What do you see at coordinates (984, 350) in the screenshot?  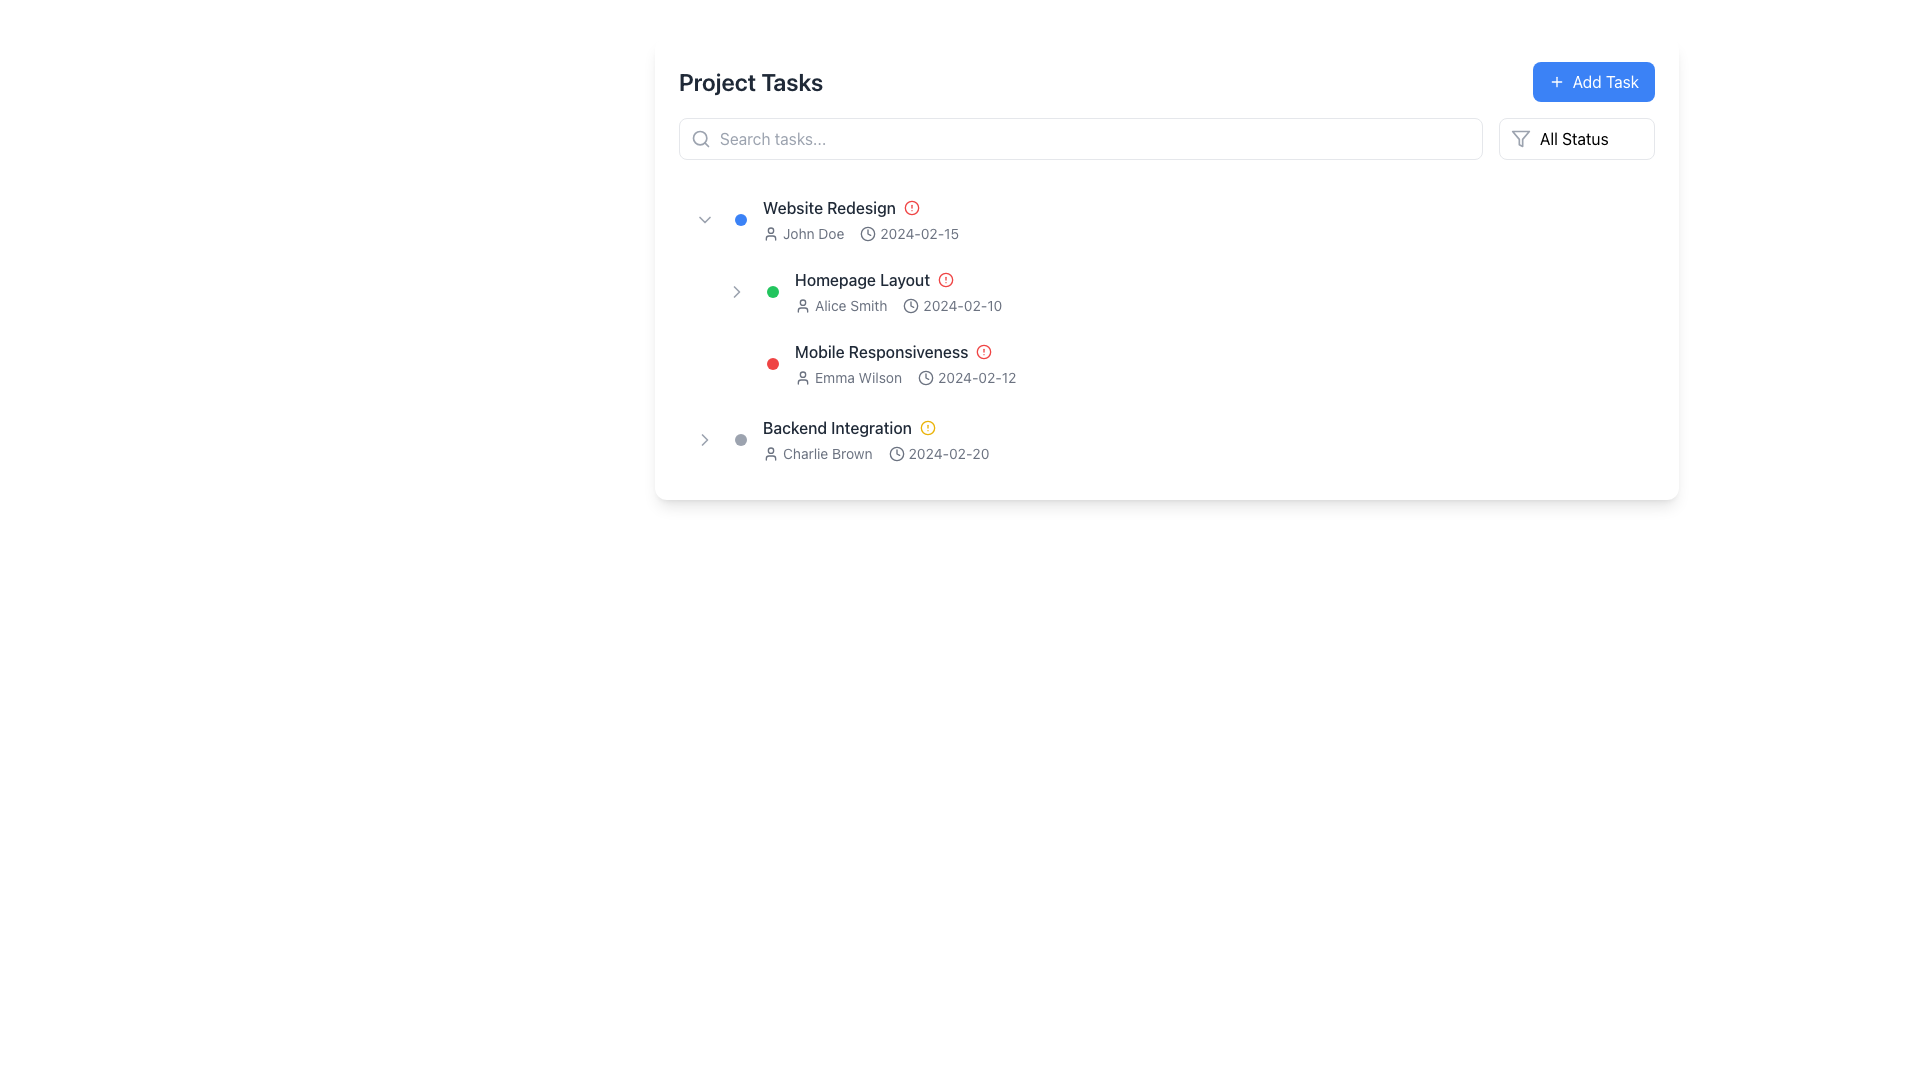 I see `the warning or error icon located to the right of the 'Mobile Responsiveness' text` at bounding box center [984, 350].